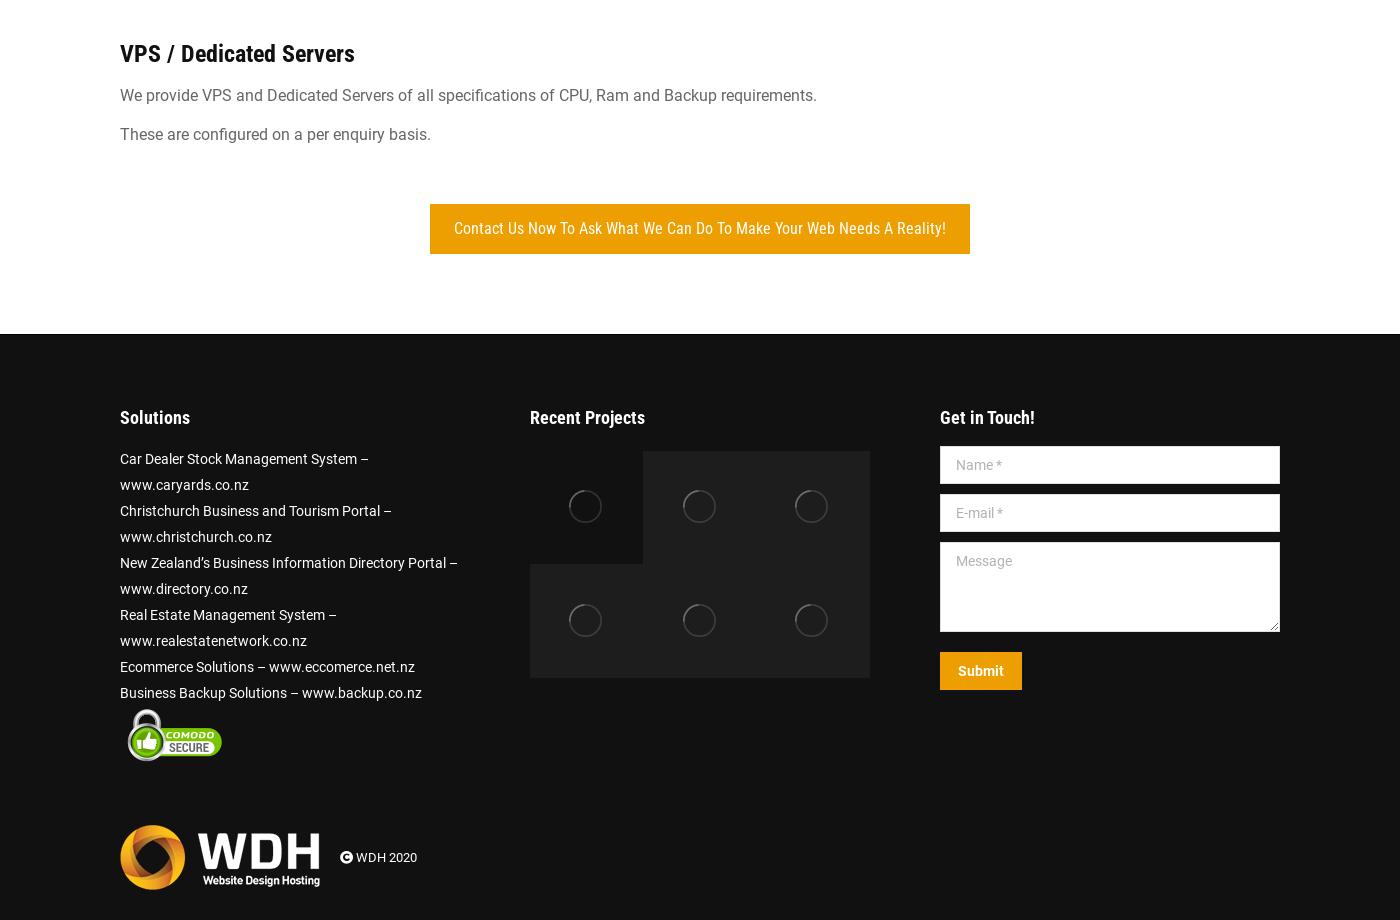 This screenshot has height=920, width=1400. Describe the element at coordinates (228, 626) in the screenshot. I see `'Real Estate Management System – www.realestatenetwork.co.nz'` at that location.